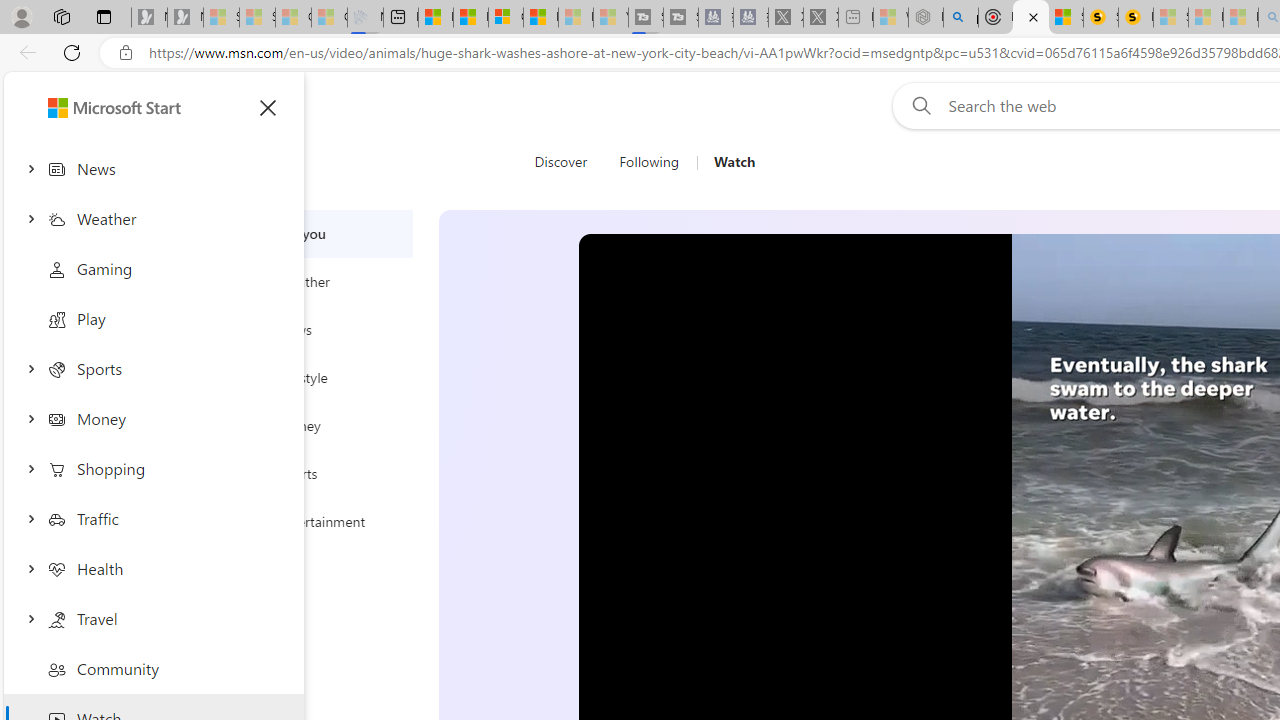 Image resolution: width=1280 pixels, height=720 pixels. Describe the element at coordinates (267, 108) in the screenshot. I see `'Close menu'` at that location.